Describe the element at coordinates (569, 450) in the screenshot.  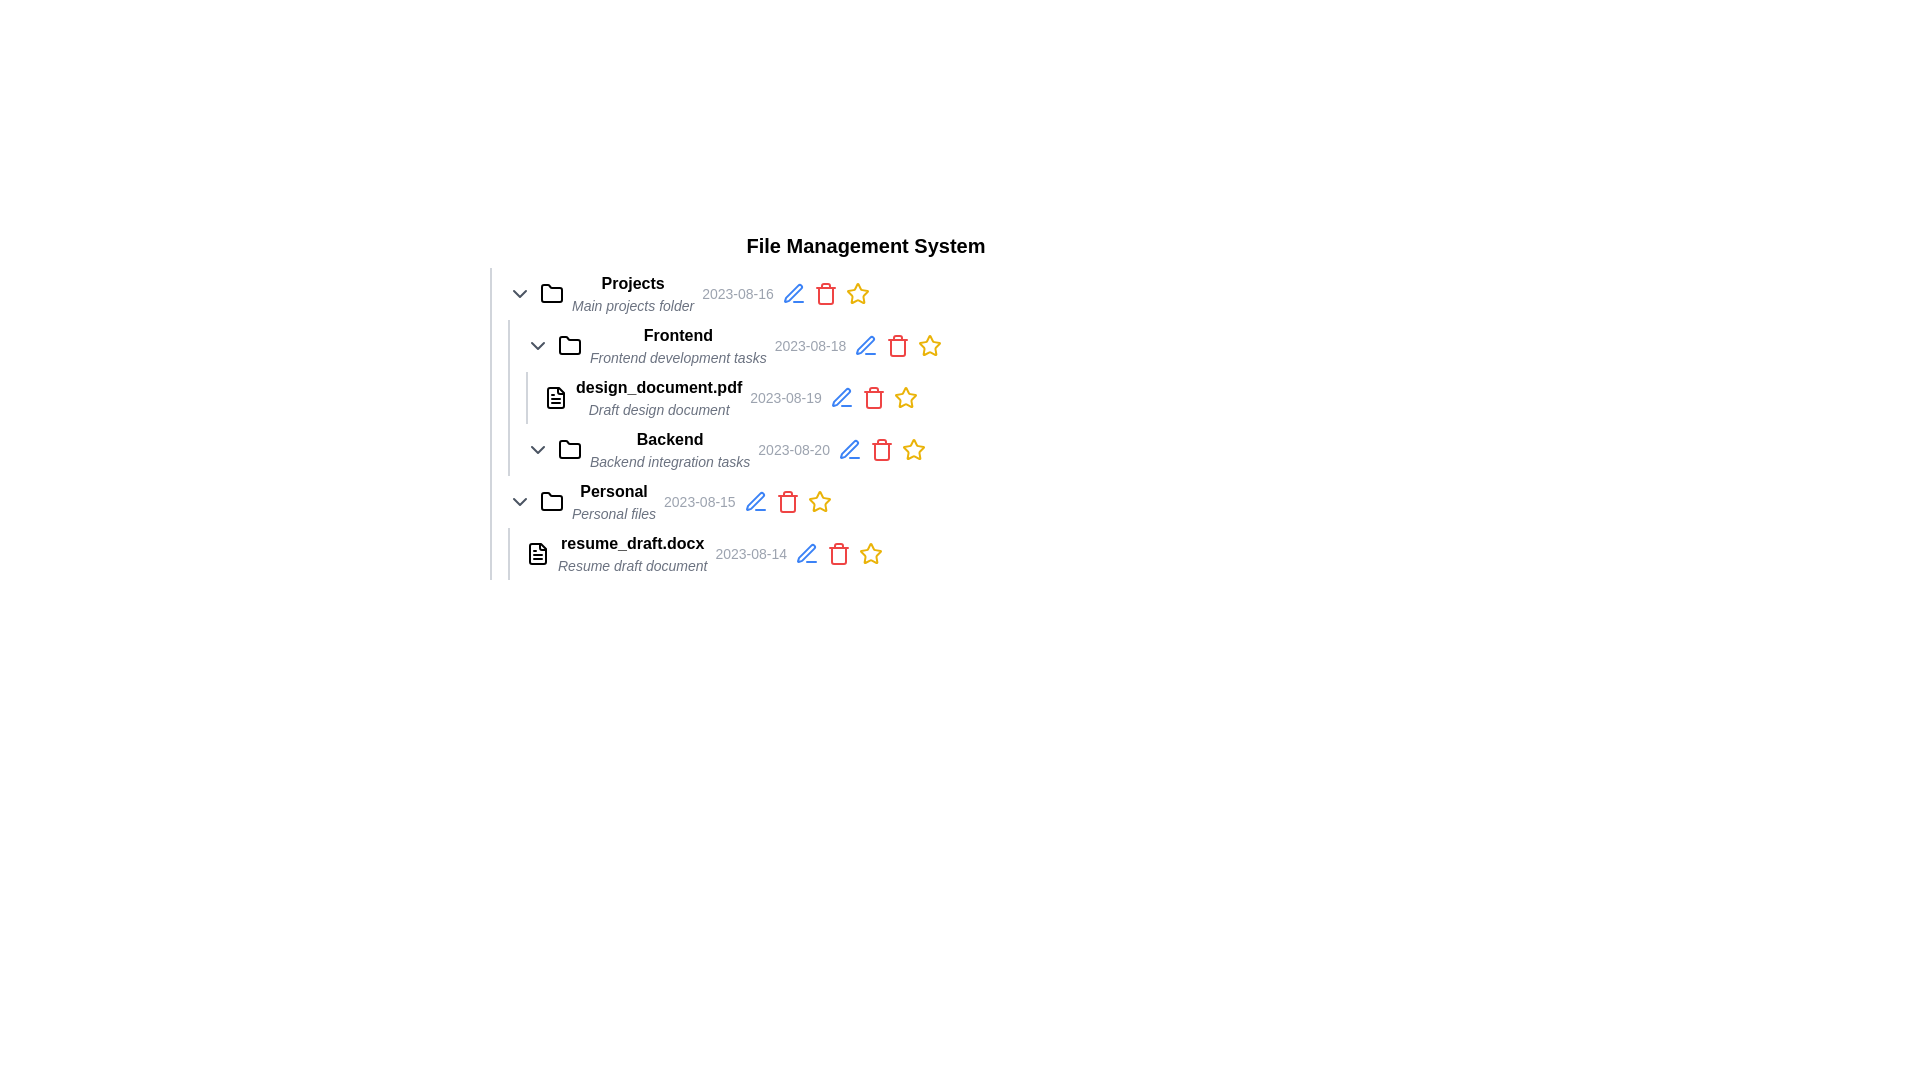
I see `the open folder icon located to the left of the 'Backend' text` at that location.